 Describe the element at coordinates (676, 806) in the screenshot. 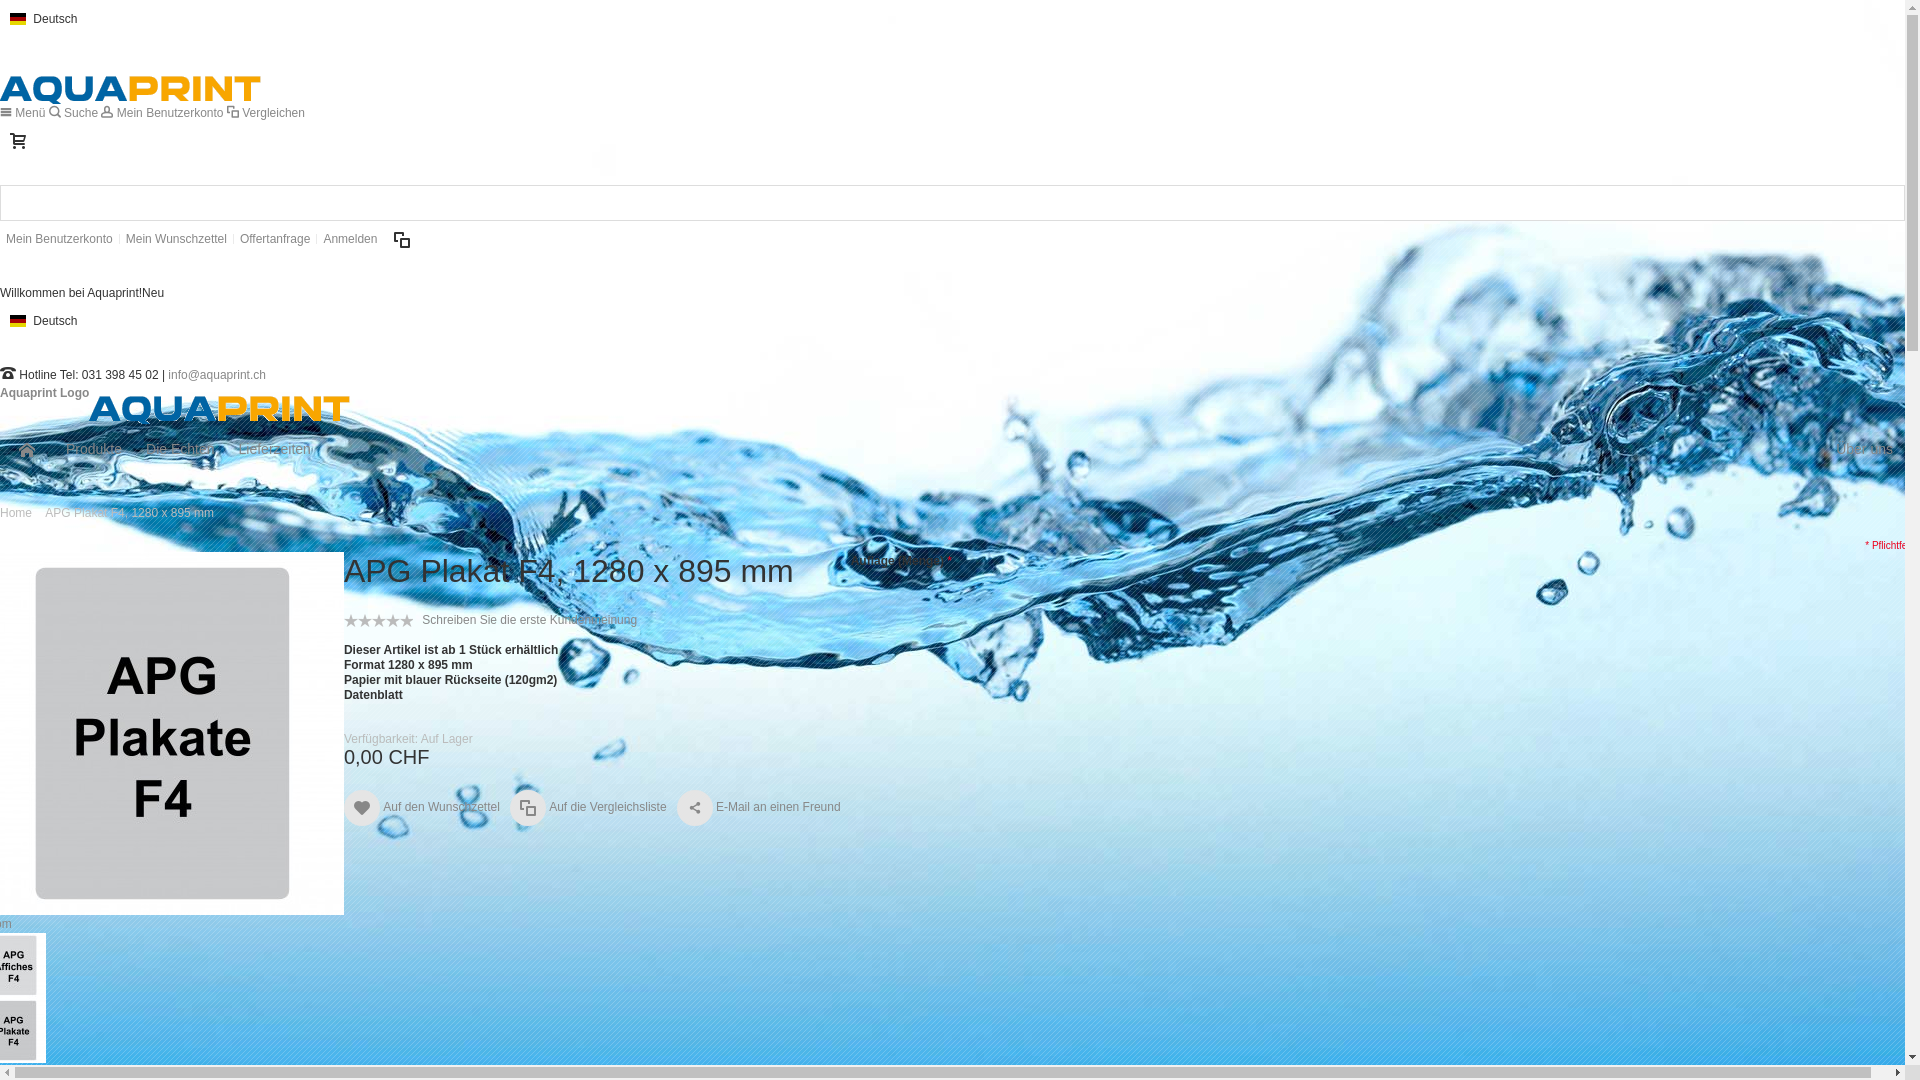

I see `'E-Mail an einen Freund'` at that location.